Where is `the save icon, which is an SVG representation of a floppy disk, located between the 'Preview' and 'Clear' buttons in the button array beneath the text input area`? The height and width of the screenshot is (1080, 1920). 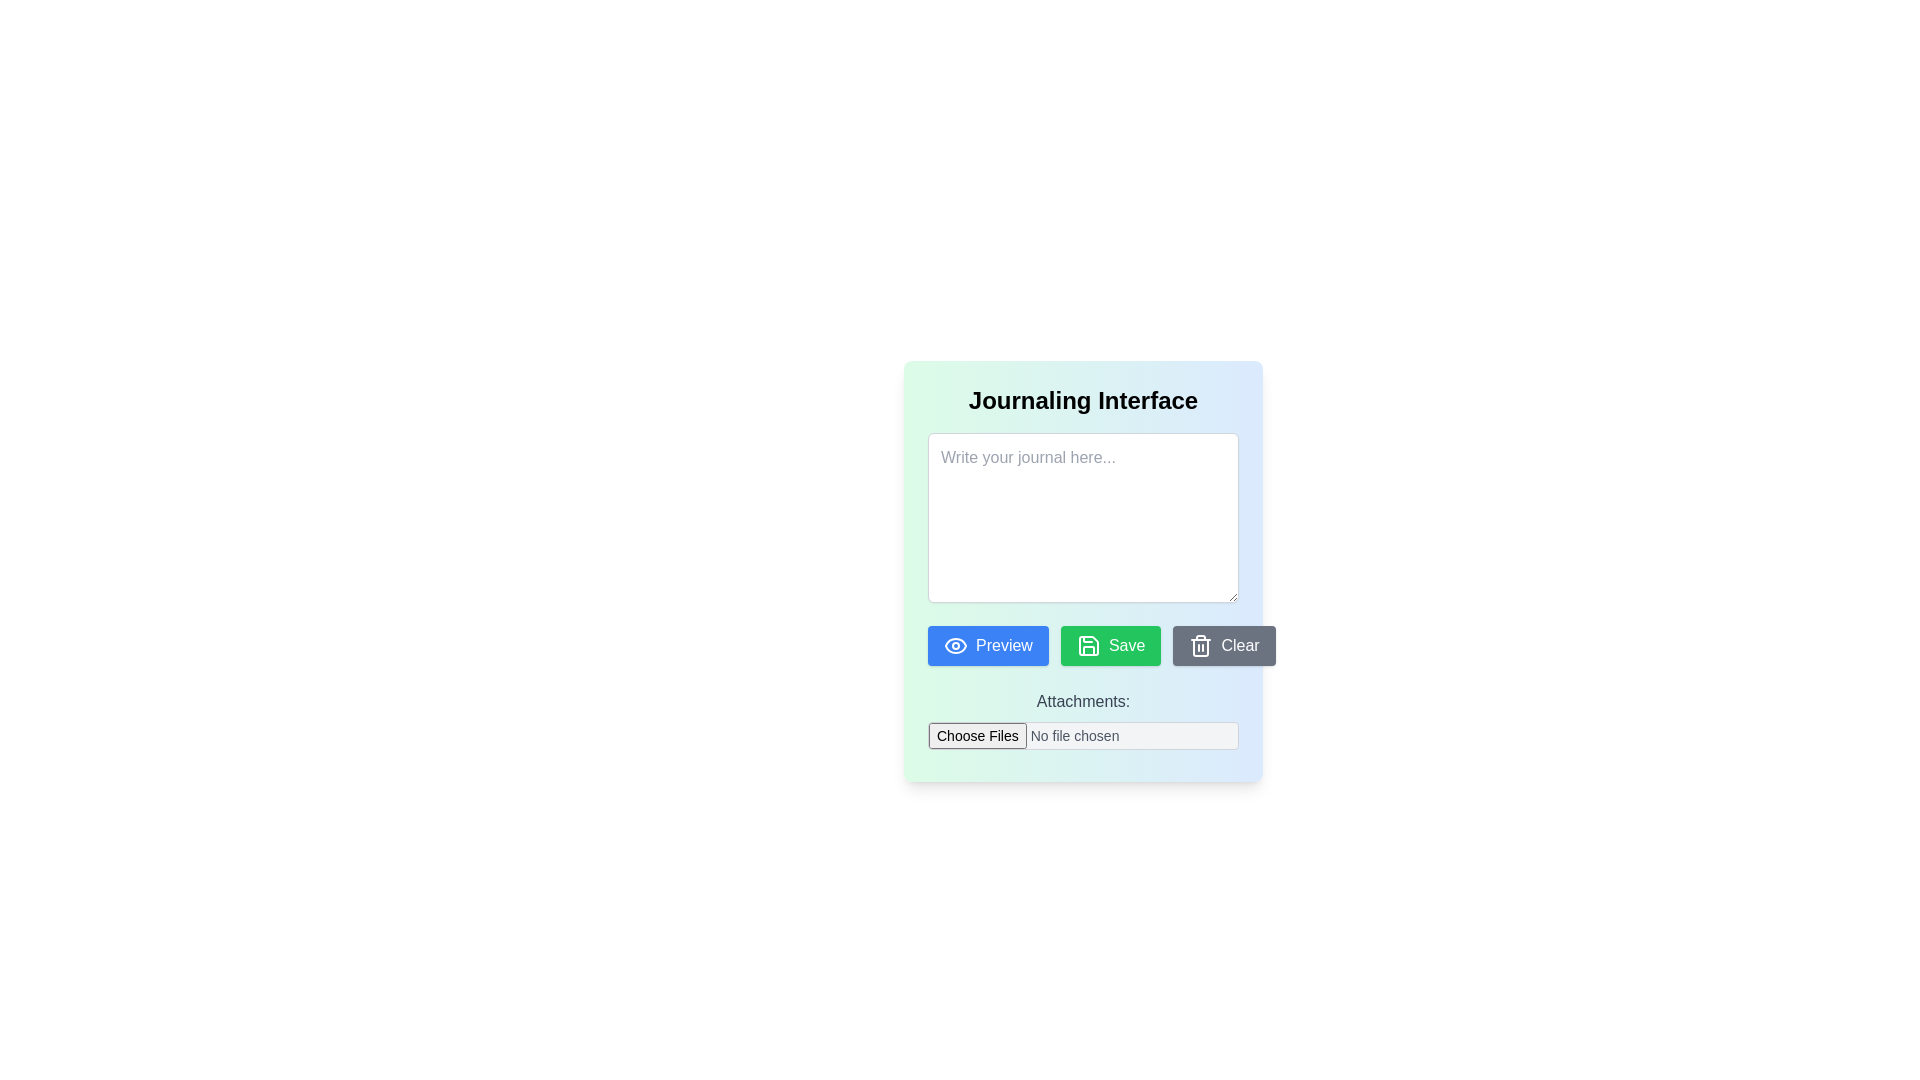
the save icon, which is an SVG representation of a floppy disk, located between the 'Preview' and 'Clear' buttons in the button array beneath the text input area is located at coordinates (1087, 645).